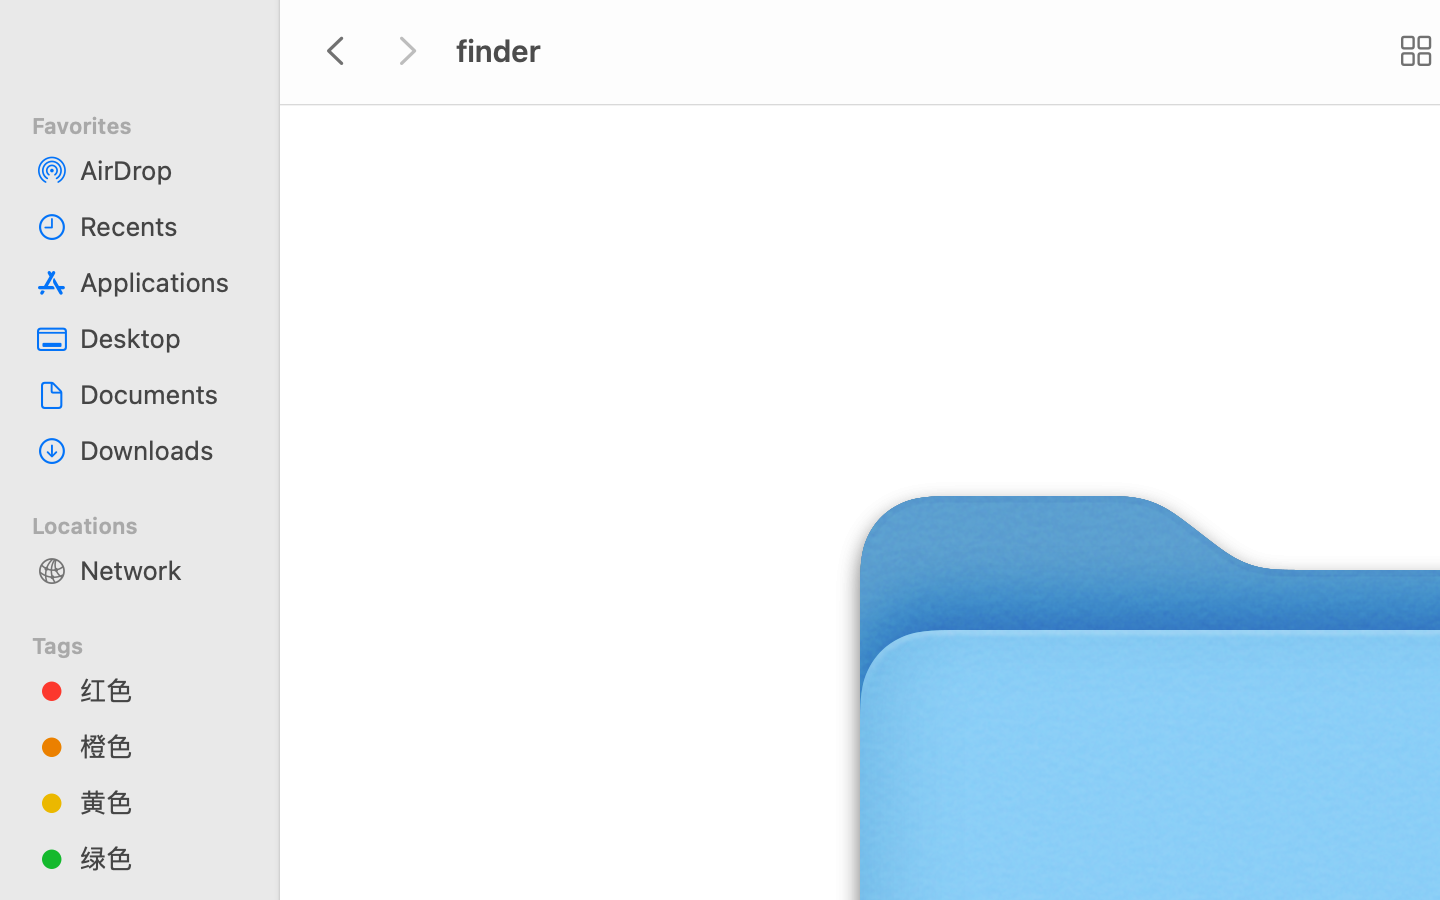  Describe the element at coordinates (159, 338) in the screenshot. I see `'Desktop'` at that location.